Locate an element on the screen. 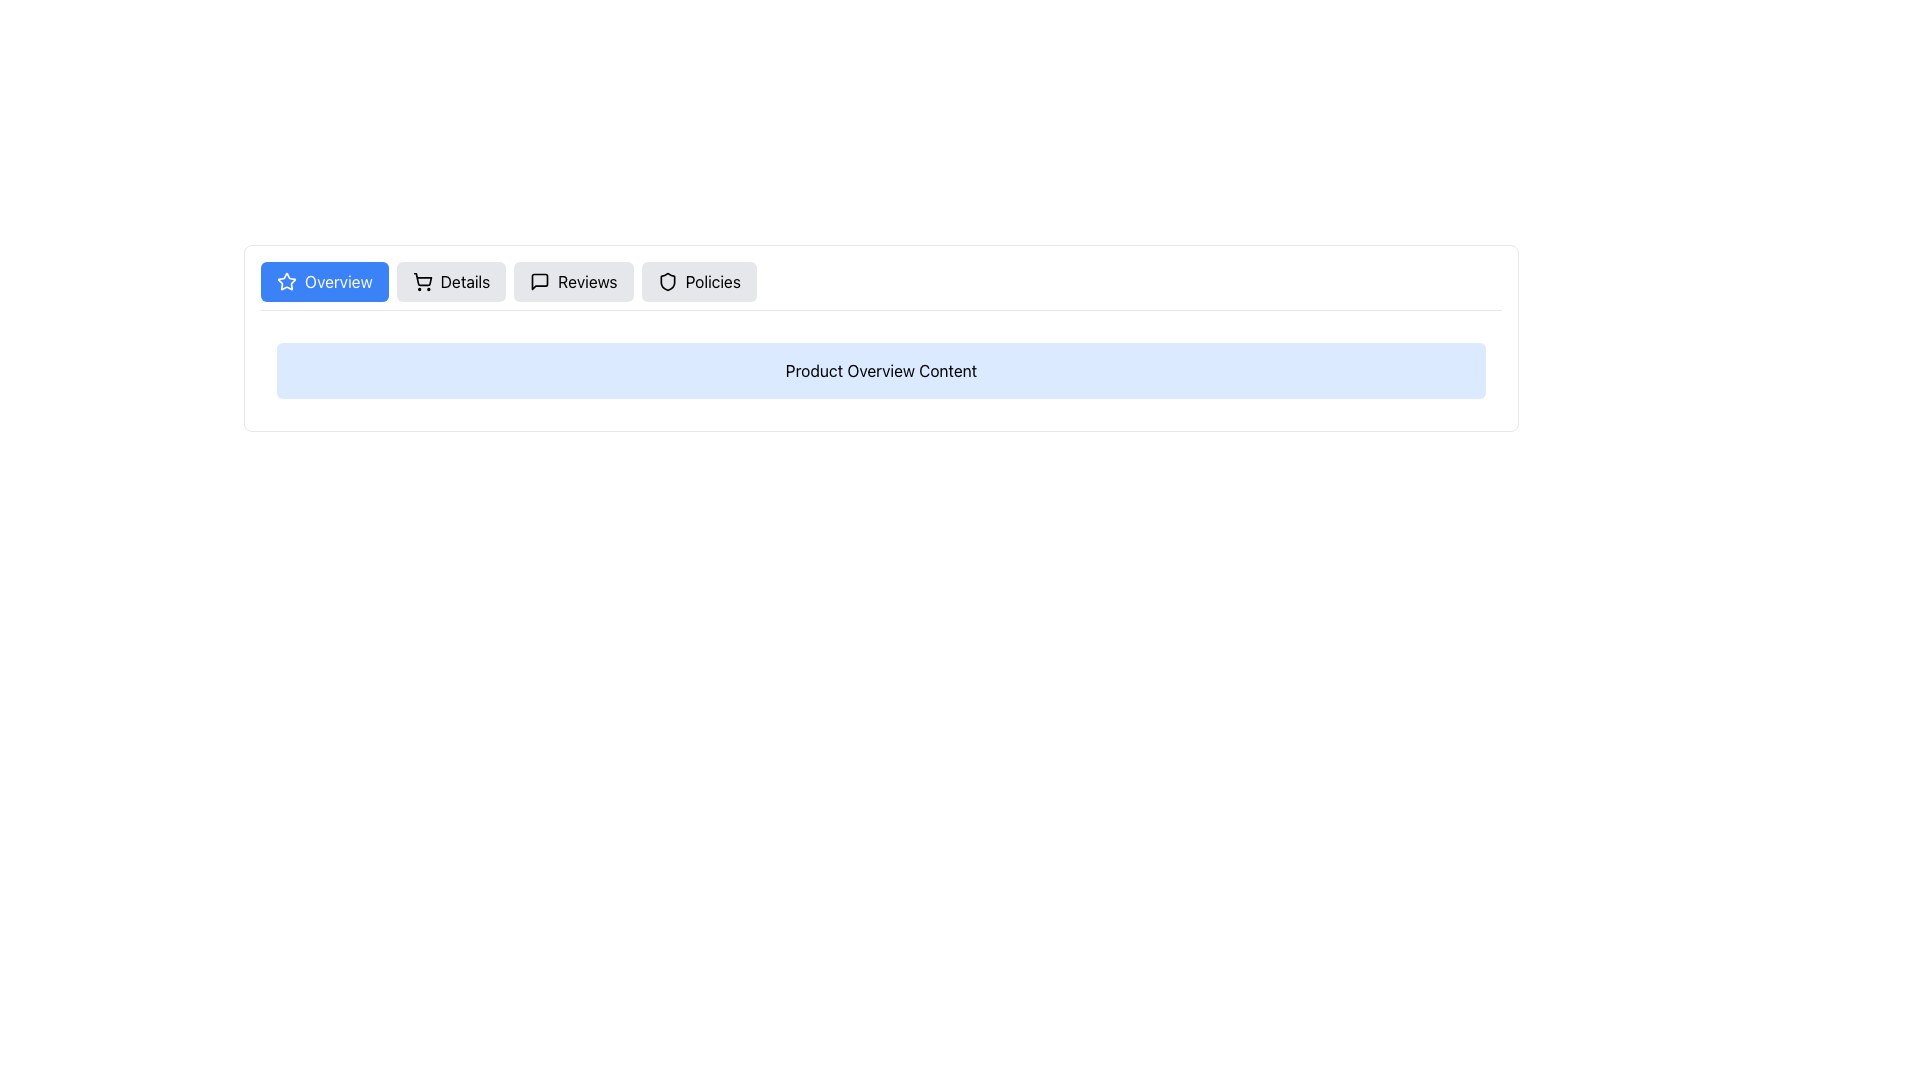 The width and height of the screenshot is (1920, 1080). the 'Details' button, which has a rounded corner and light gray background is located at coordinates (450, 281).